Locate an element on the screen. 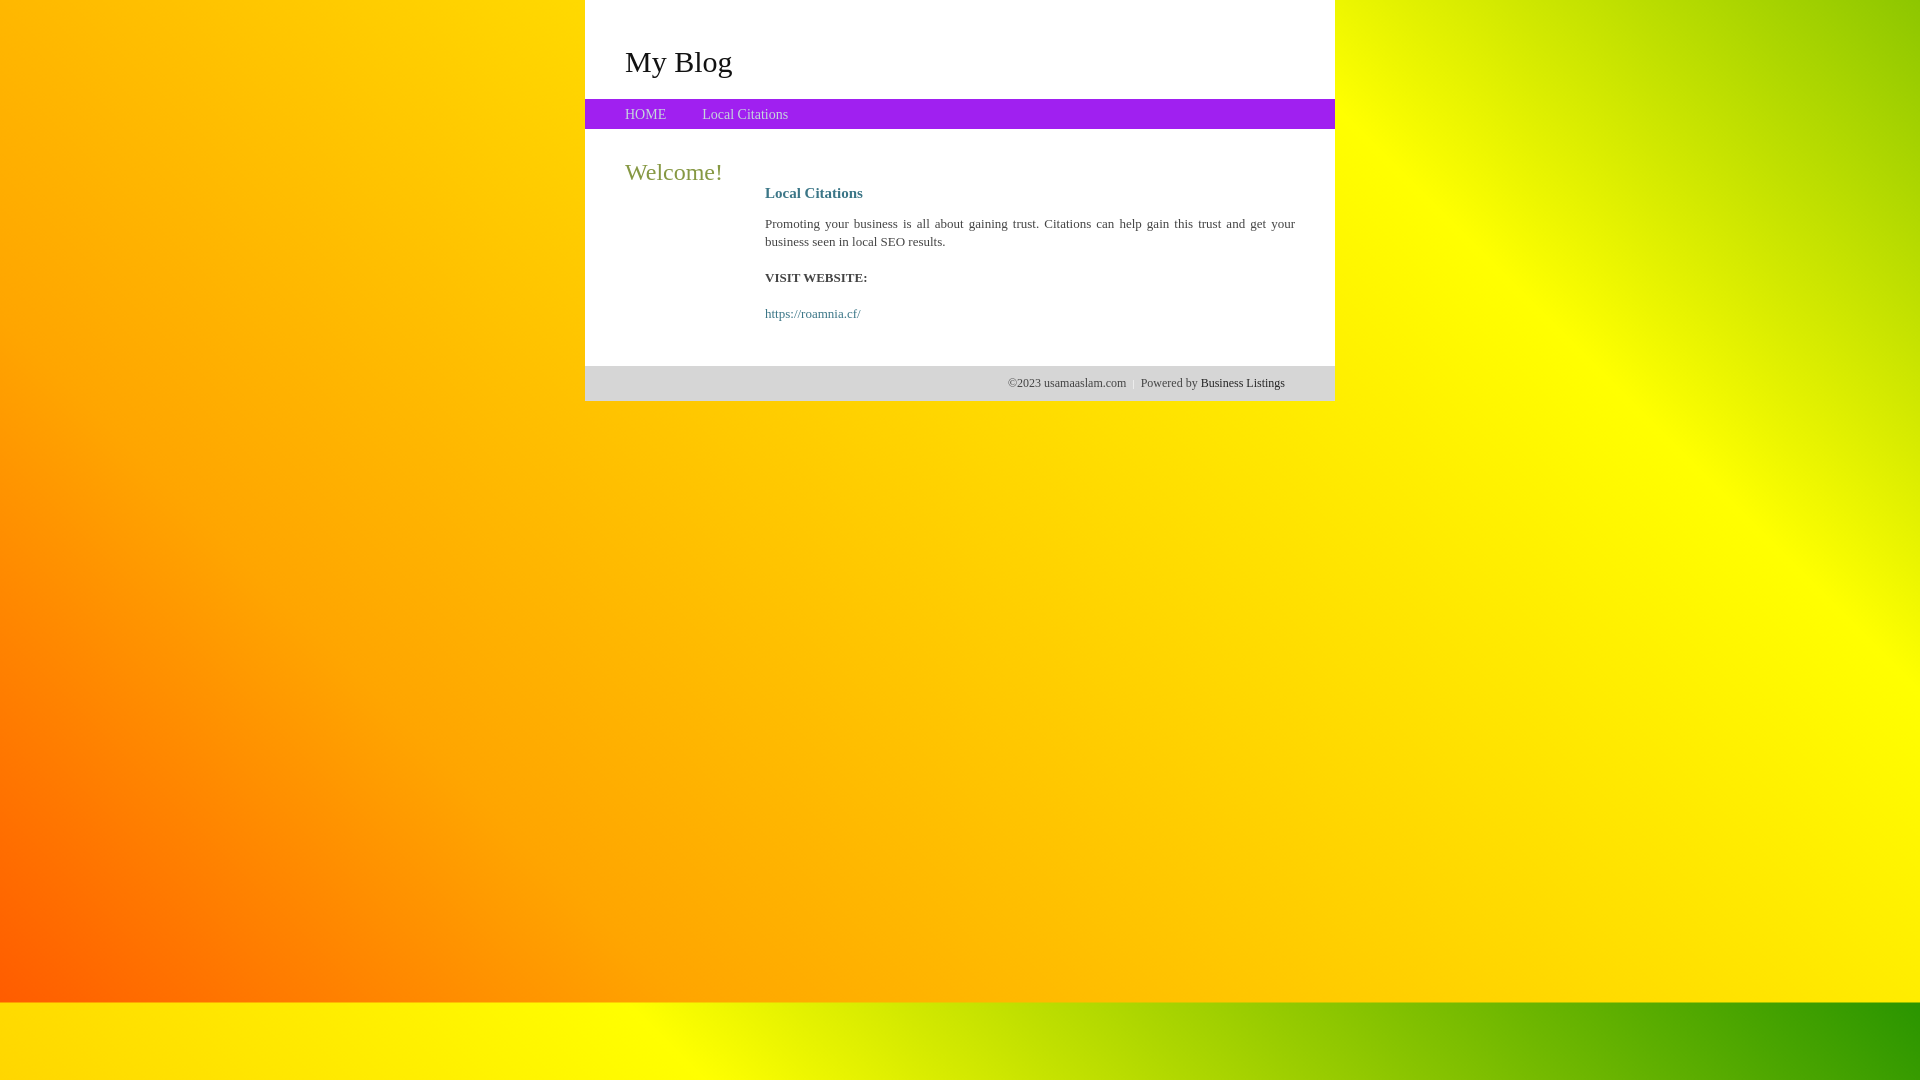  'Business Listings' is located at coordinates (1200, 382).